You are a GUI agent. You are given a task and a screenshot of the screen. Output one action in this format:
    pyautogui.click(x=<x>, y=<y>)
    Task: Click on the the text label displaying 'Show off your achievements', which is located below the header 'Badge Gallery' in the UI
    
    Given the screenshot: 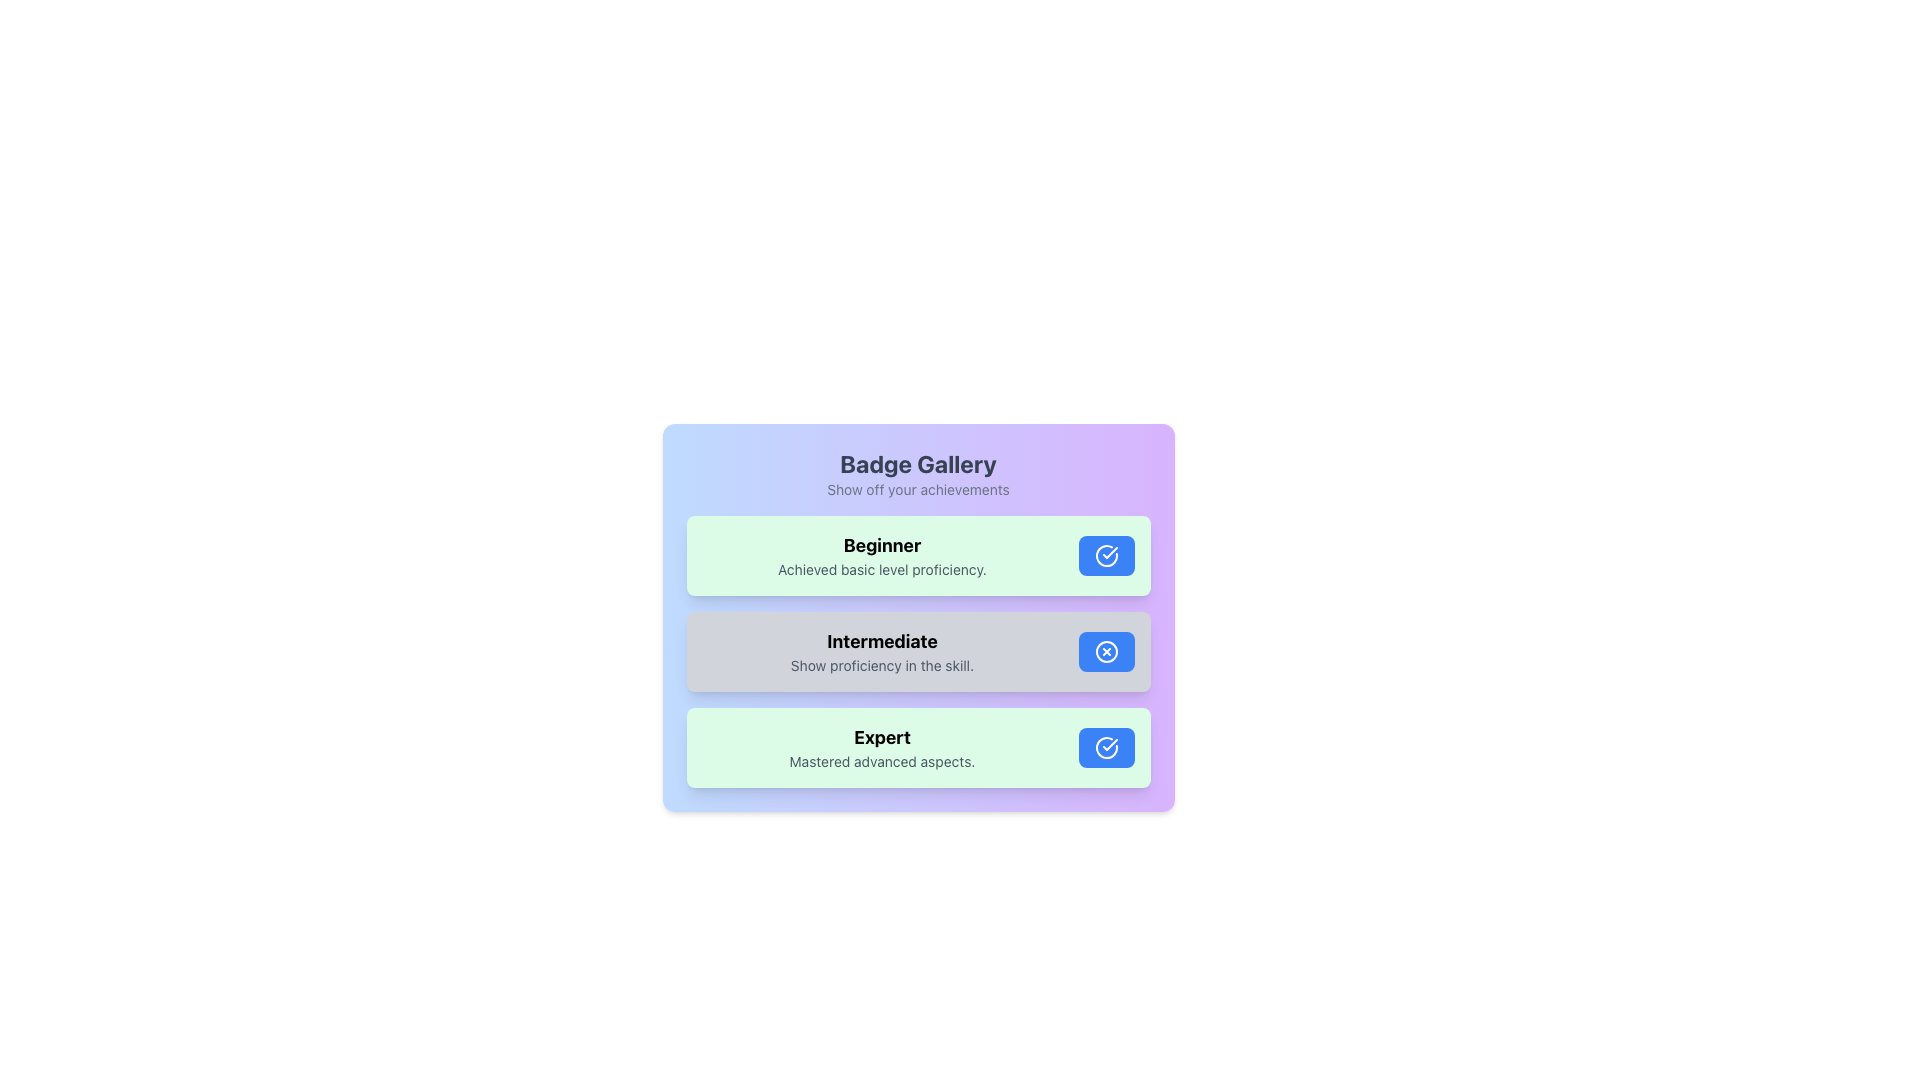 What is the action you would take?
    pyautogui.click(x=917, y=489)
    